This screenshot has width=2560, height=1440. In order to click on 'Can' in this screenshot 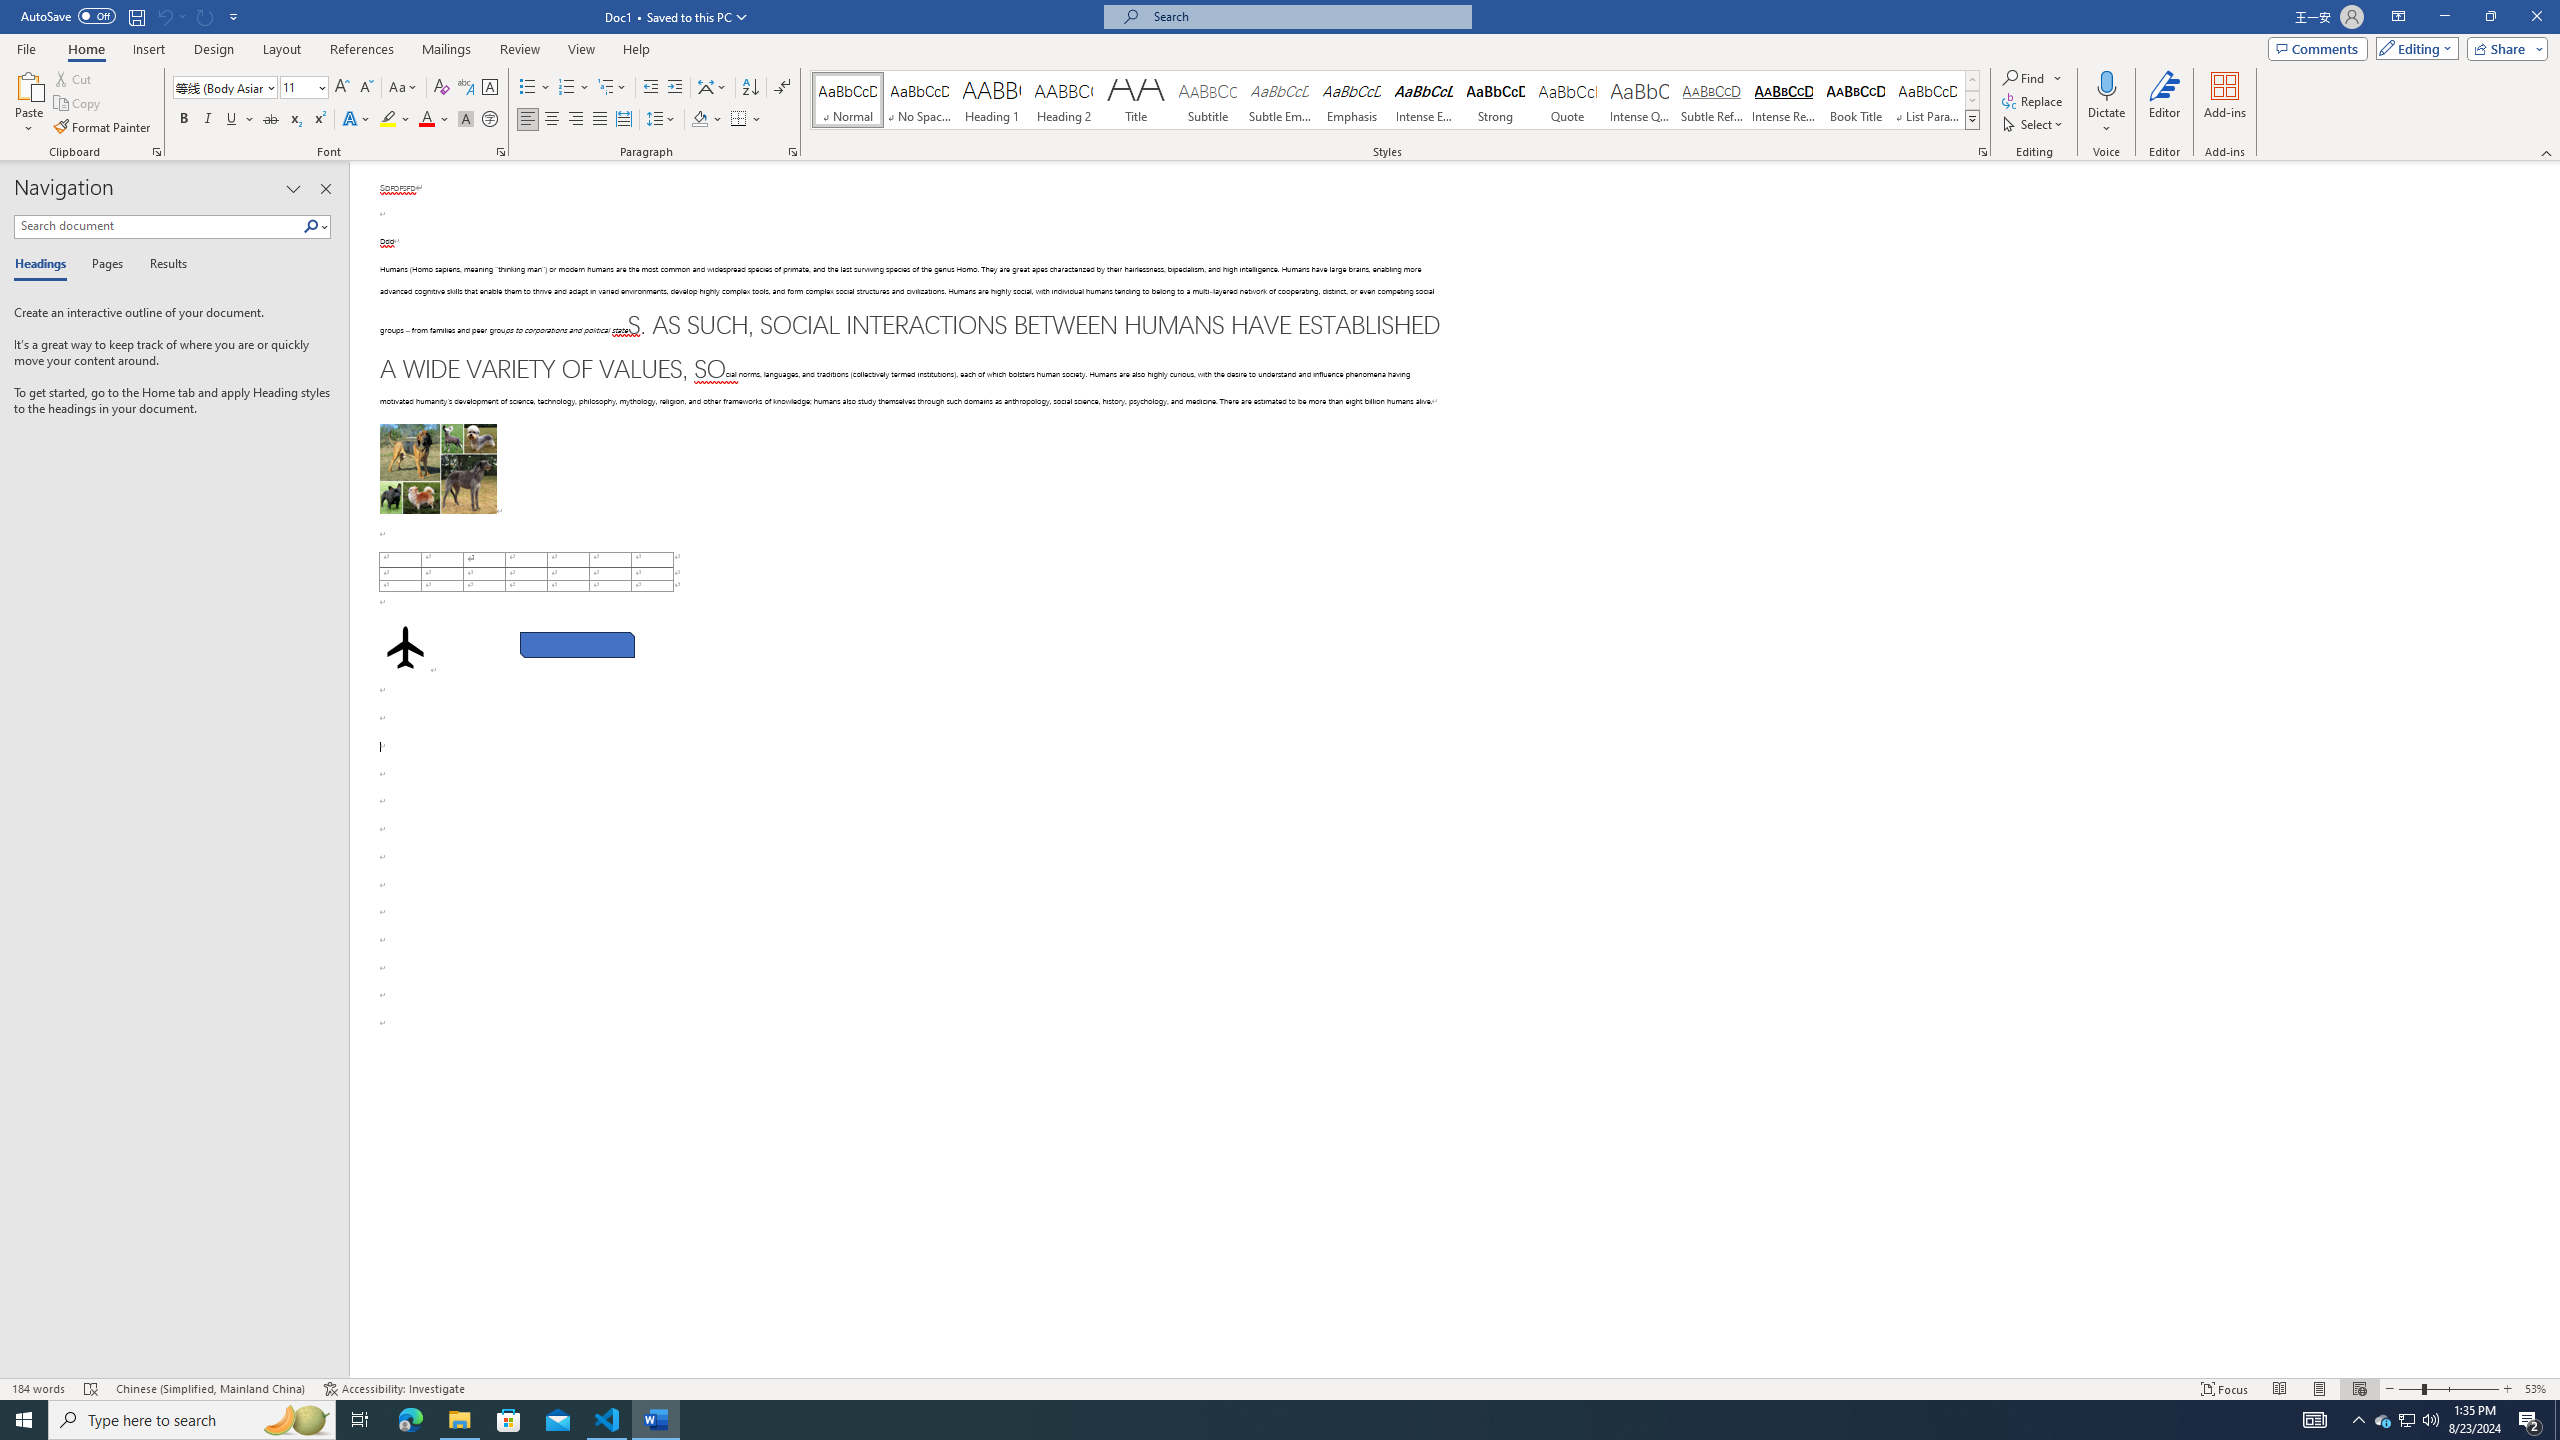, I will do `click(163, 15)`.